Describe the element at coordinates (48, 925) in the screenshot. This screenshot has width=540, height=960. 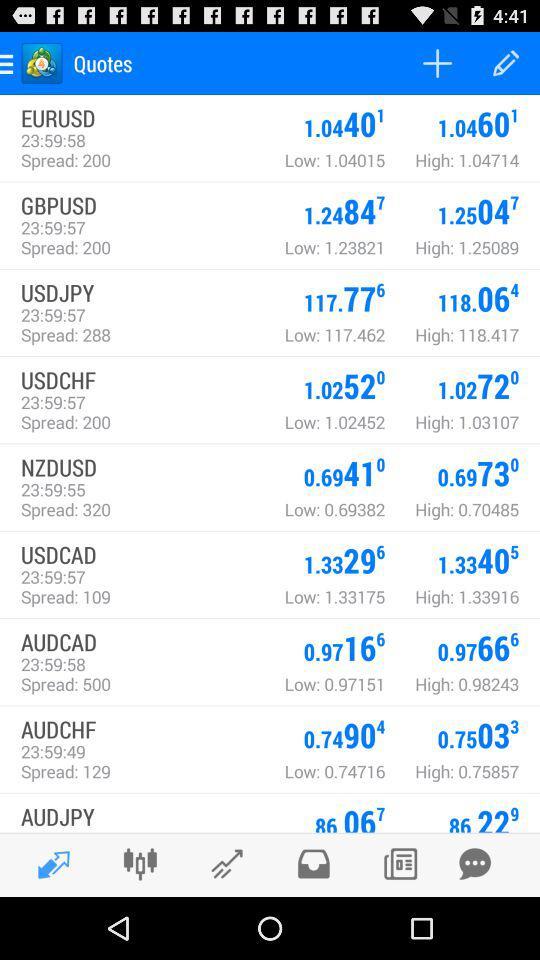
I see `the edit icon` at that location.